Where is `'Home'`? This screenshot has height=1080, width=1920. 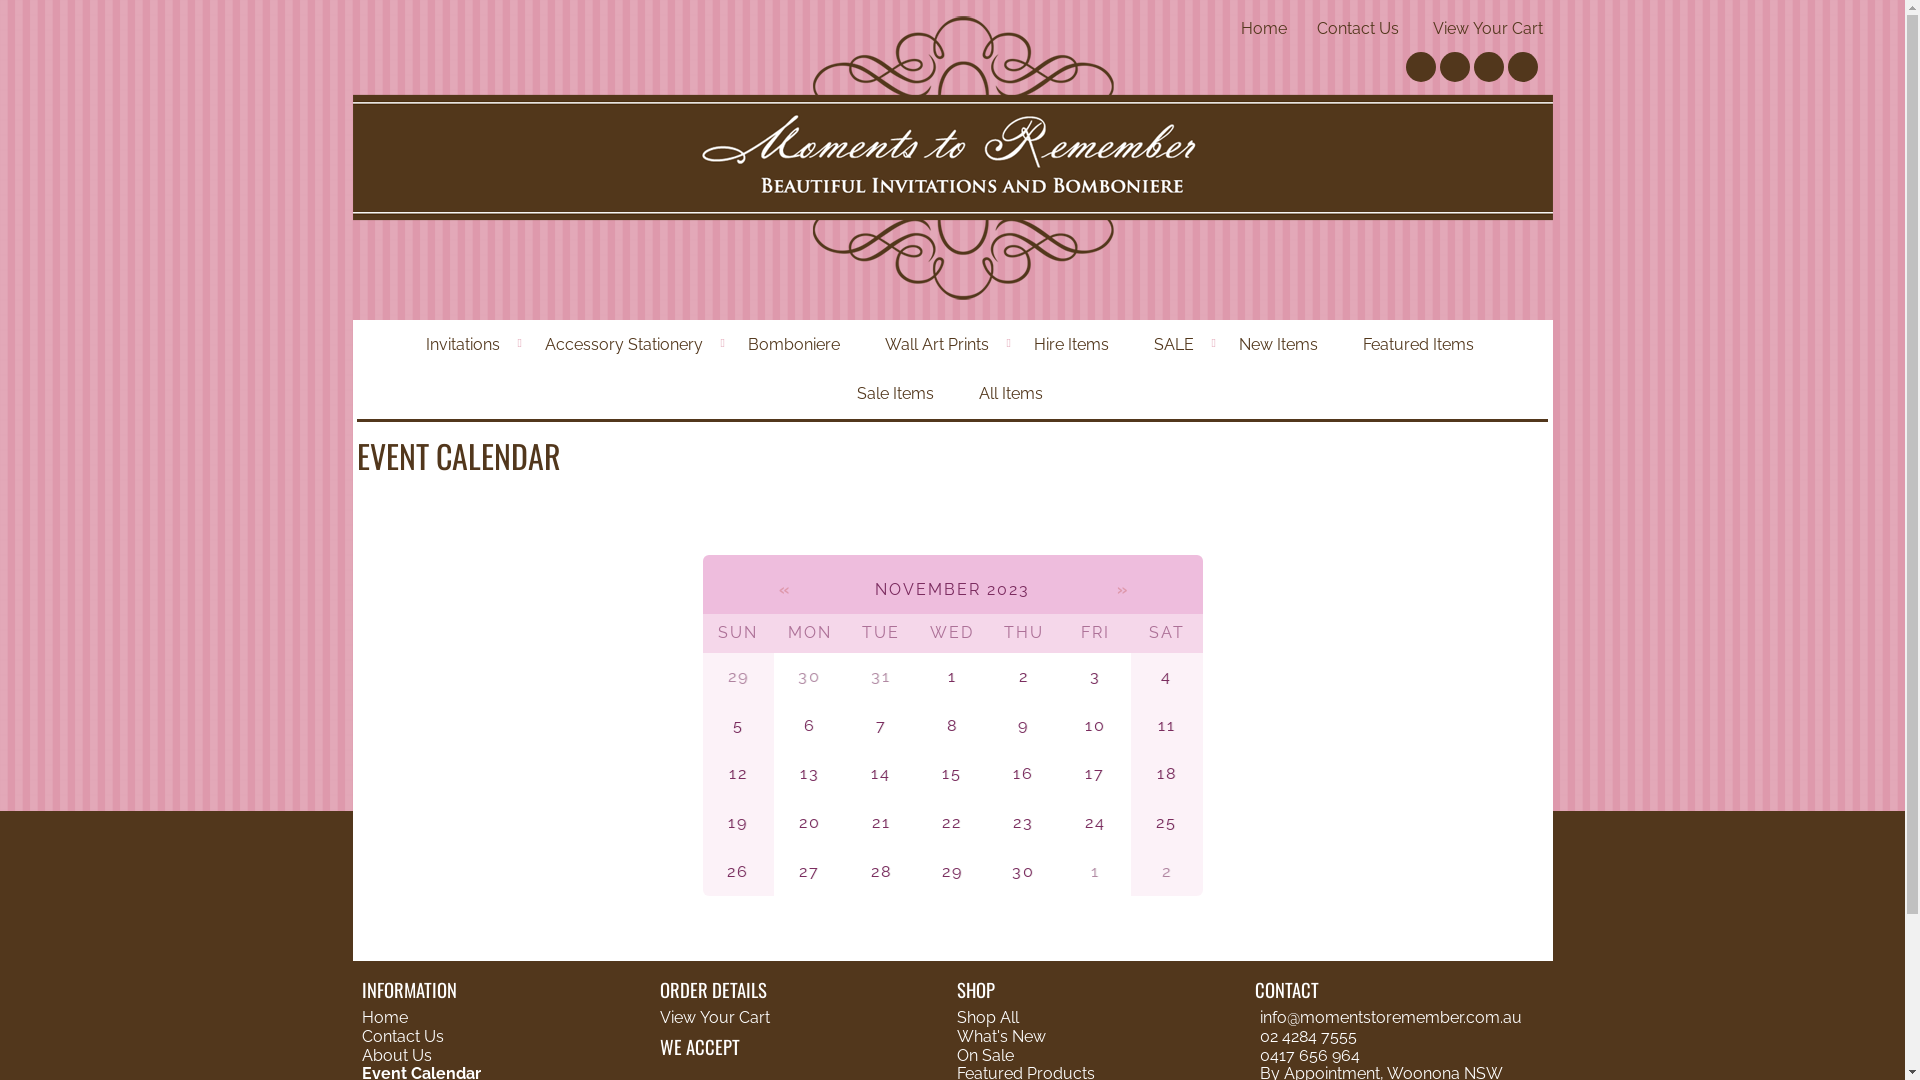
'Home' is located at coordinates (1262, 28).